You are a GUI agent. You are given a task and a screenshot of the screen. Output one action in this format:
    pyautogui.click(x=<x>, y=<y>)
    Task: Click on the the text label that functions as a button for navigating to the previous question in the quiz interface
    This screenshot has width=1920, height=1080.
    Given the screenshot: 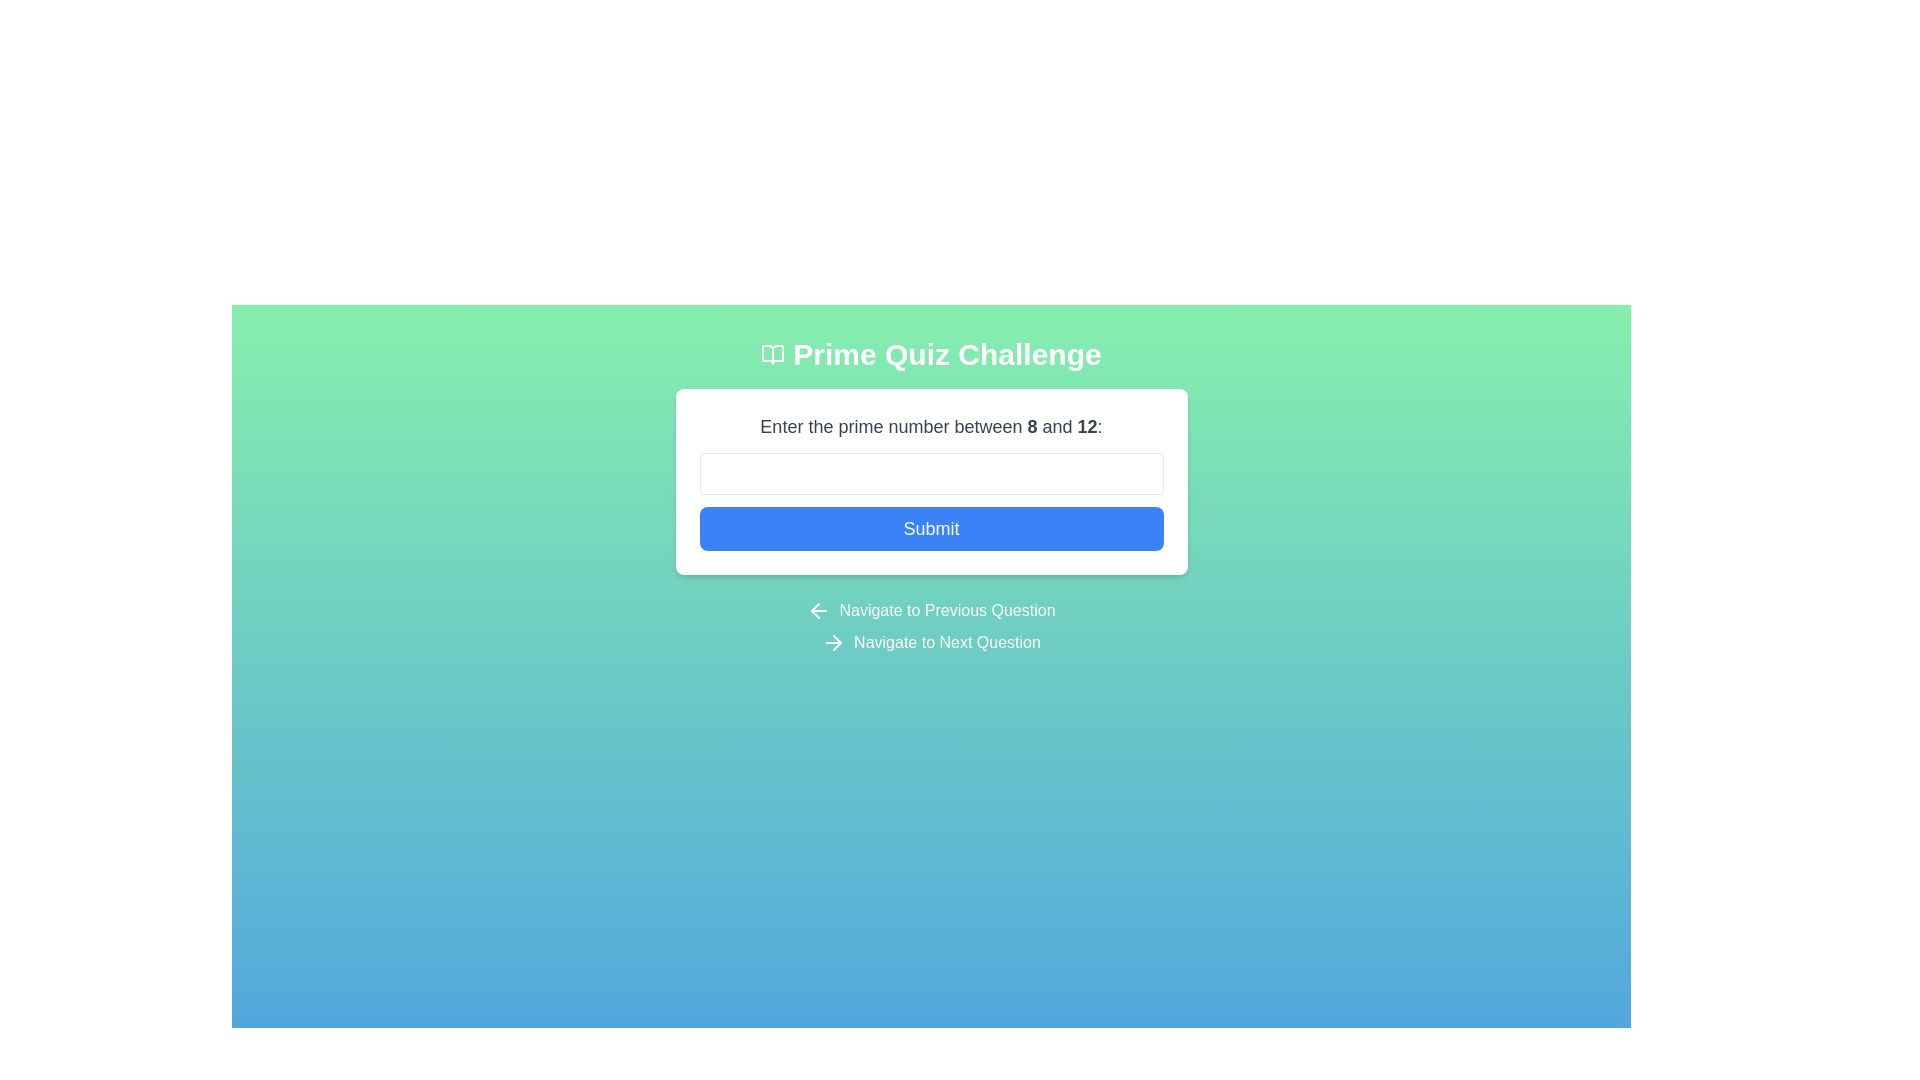 What is the action you would take?
    pyautogui.click(x=946, y=609)
    